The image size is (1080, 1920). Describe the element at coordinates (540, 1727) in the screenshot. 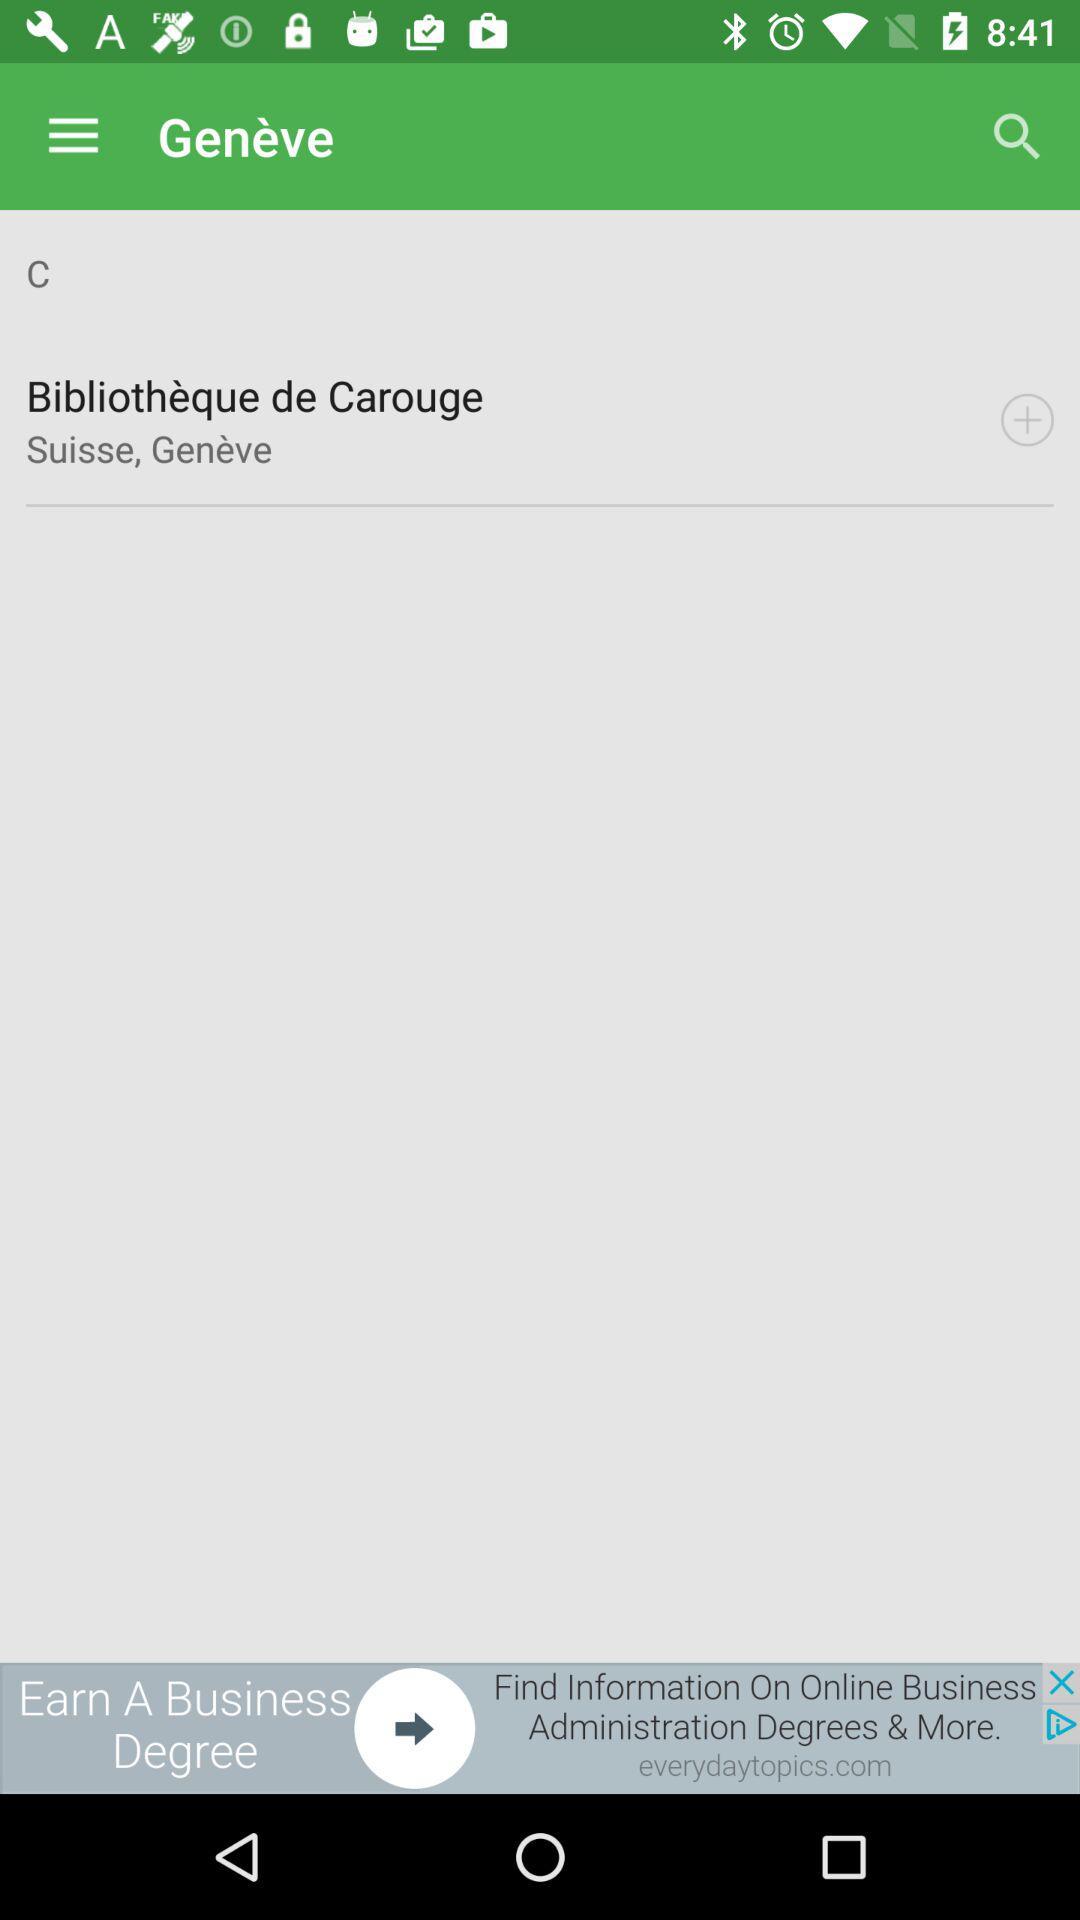

I see `click advertisement` at that location.